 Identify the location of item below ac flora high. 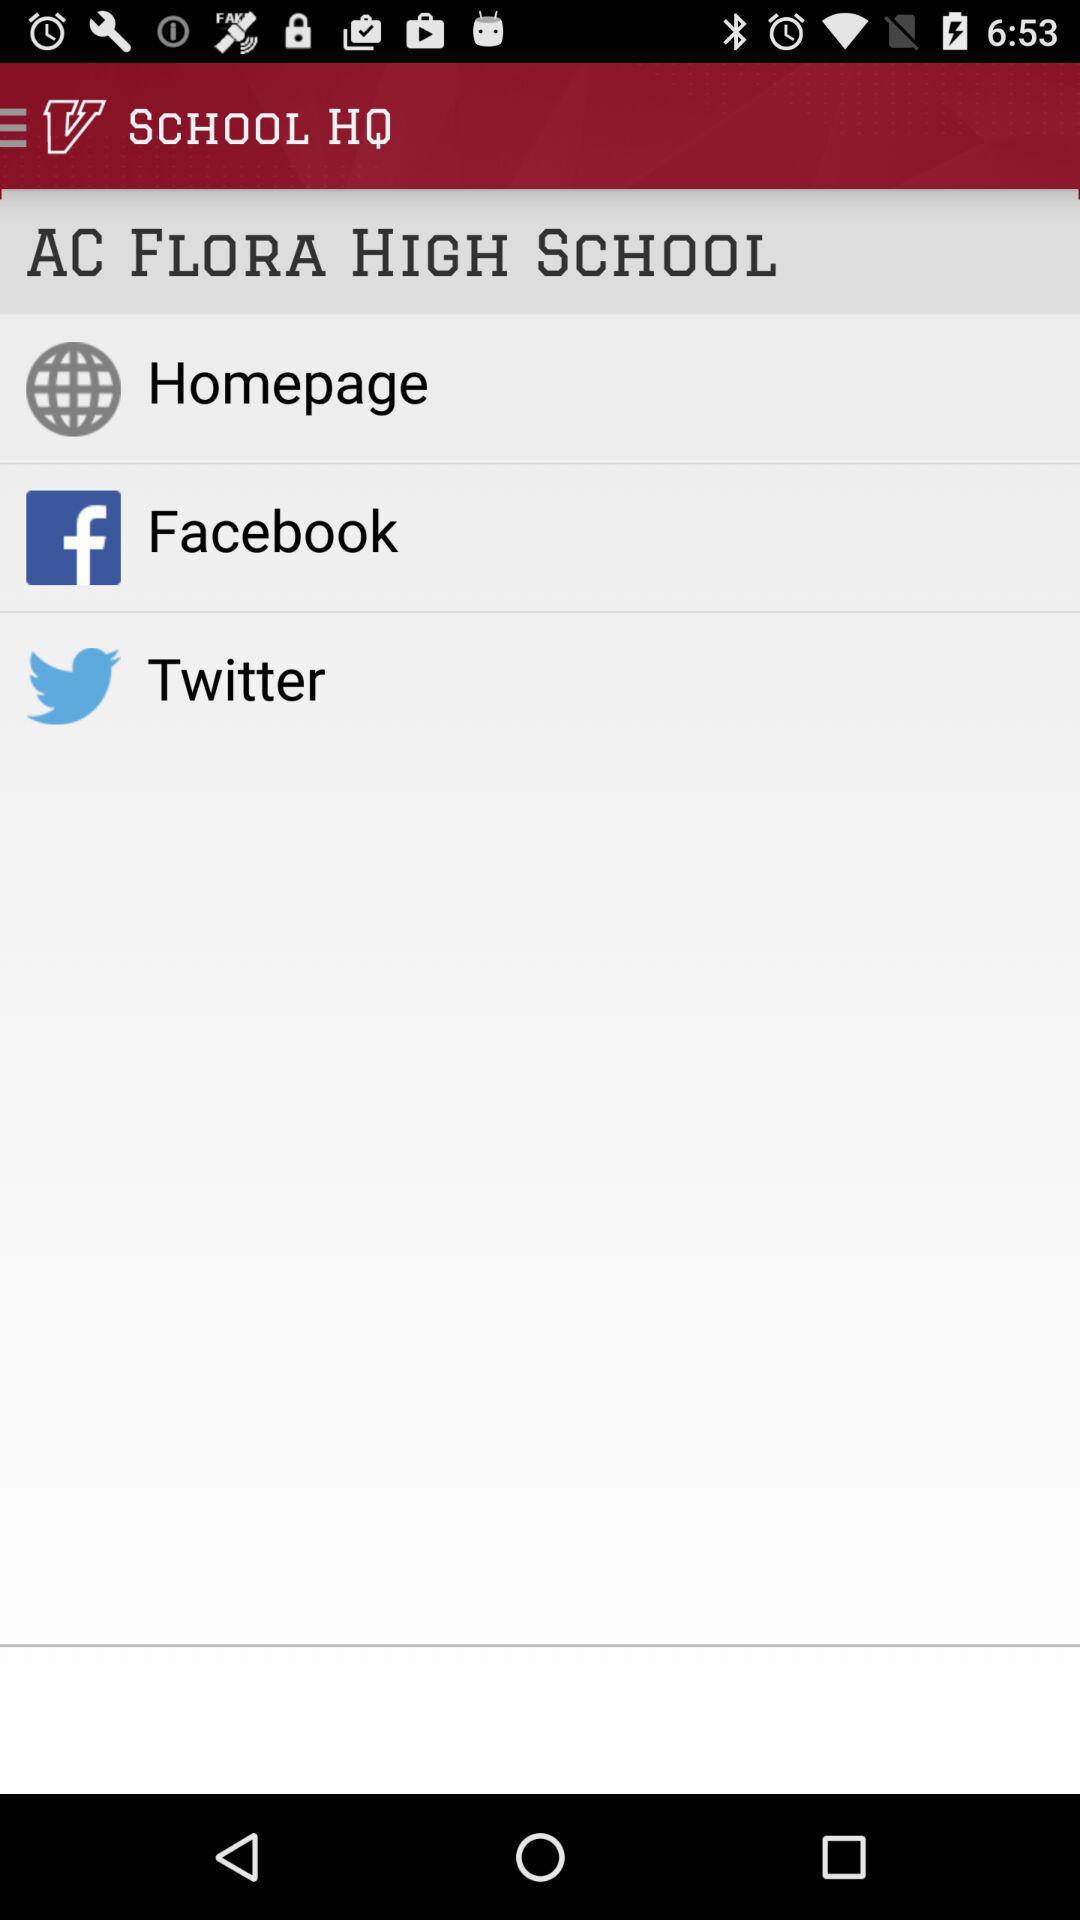
(599, 380).